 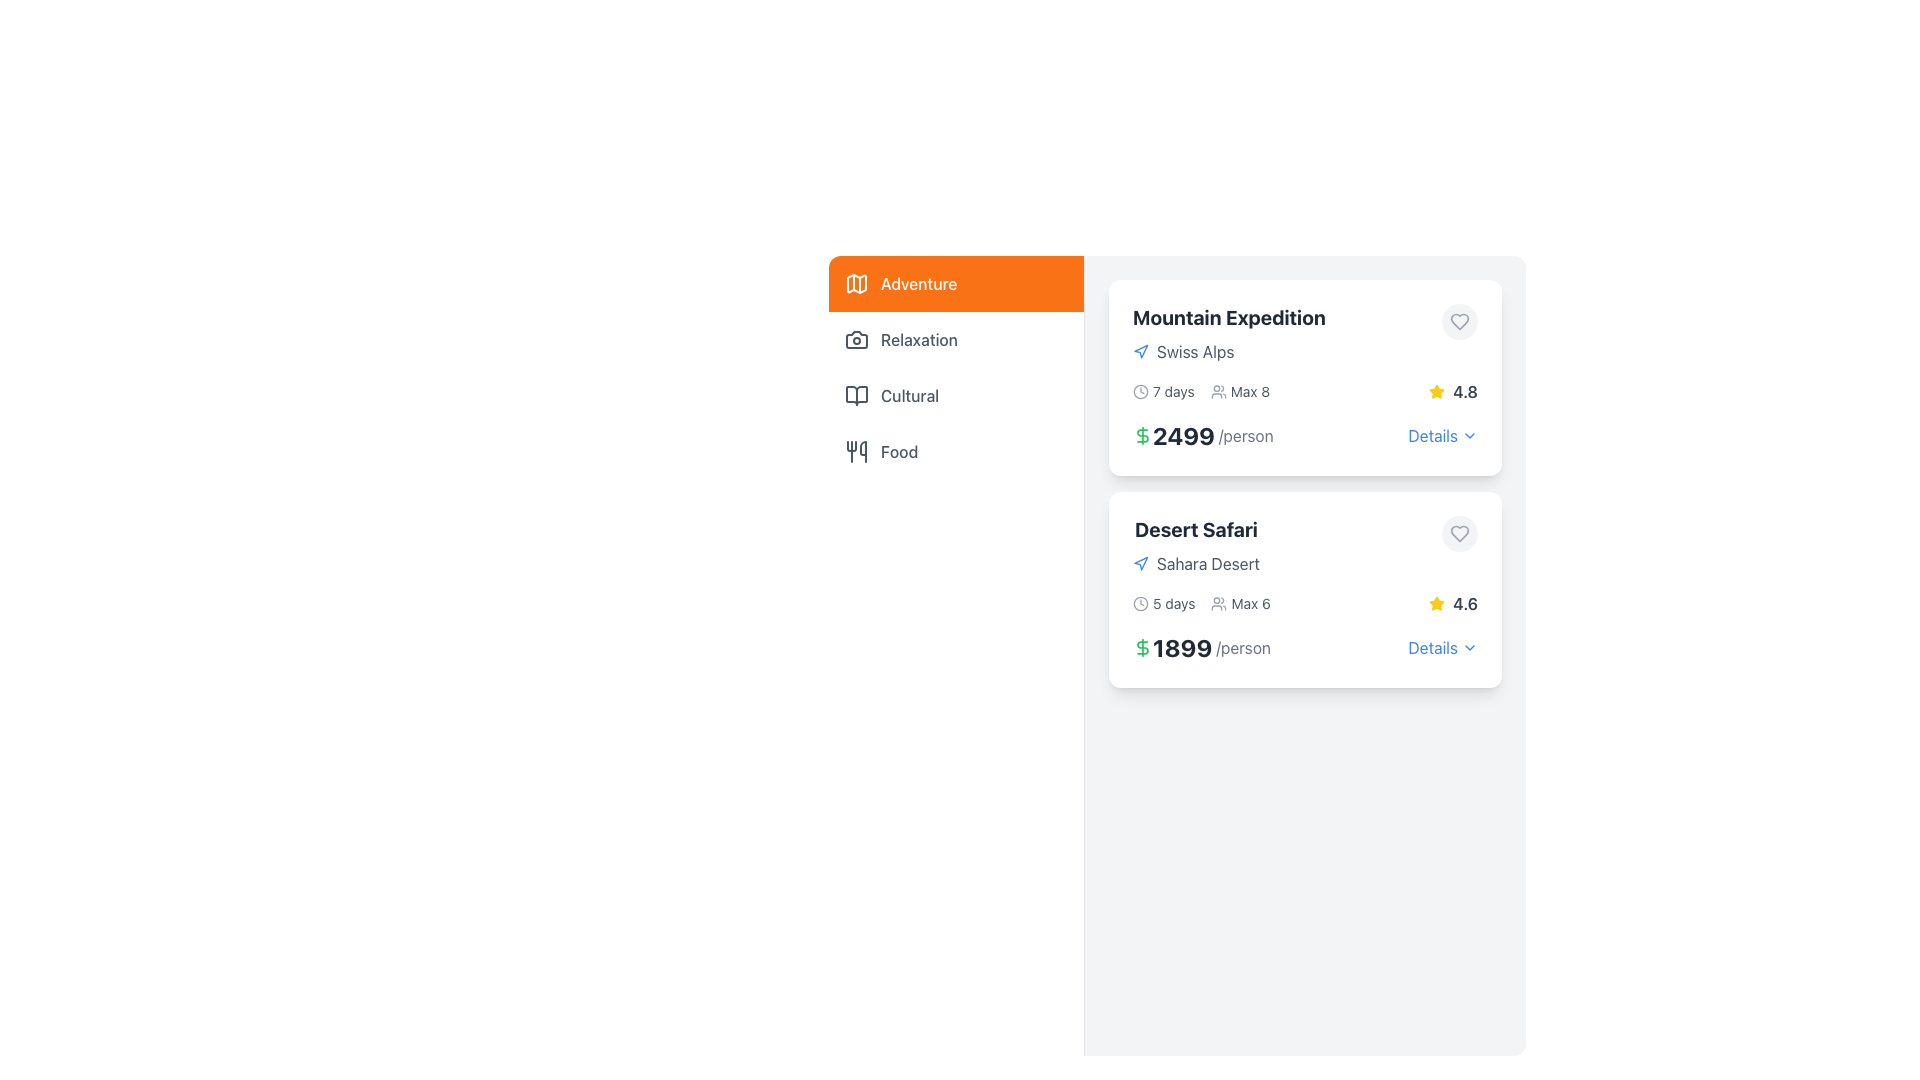 What do you see at coordinates (1202, 434) in the screenshot?
I see `price label showing '$2499/person' located in the upper section of the 'Mountain Expedition' card in the details panel` at bounding box center [1202, 434].